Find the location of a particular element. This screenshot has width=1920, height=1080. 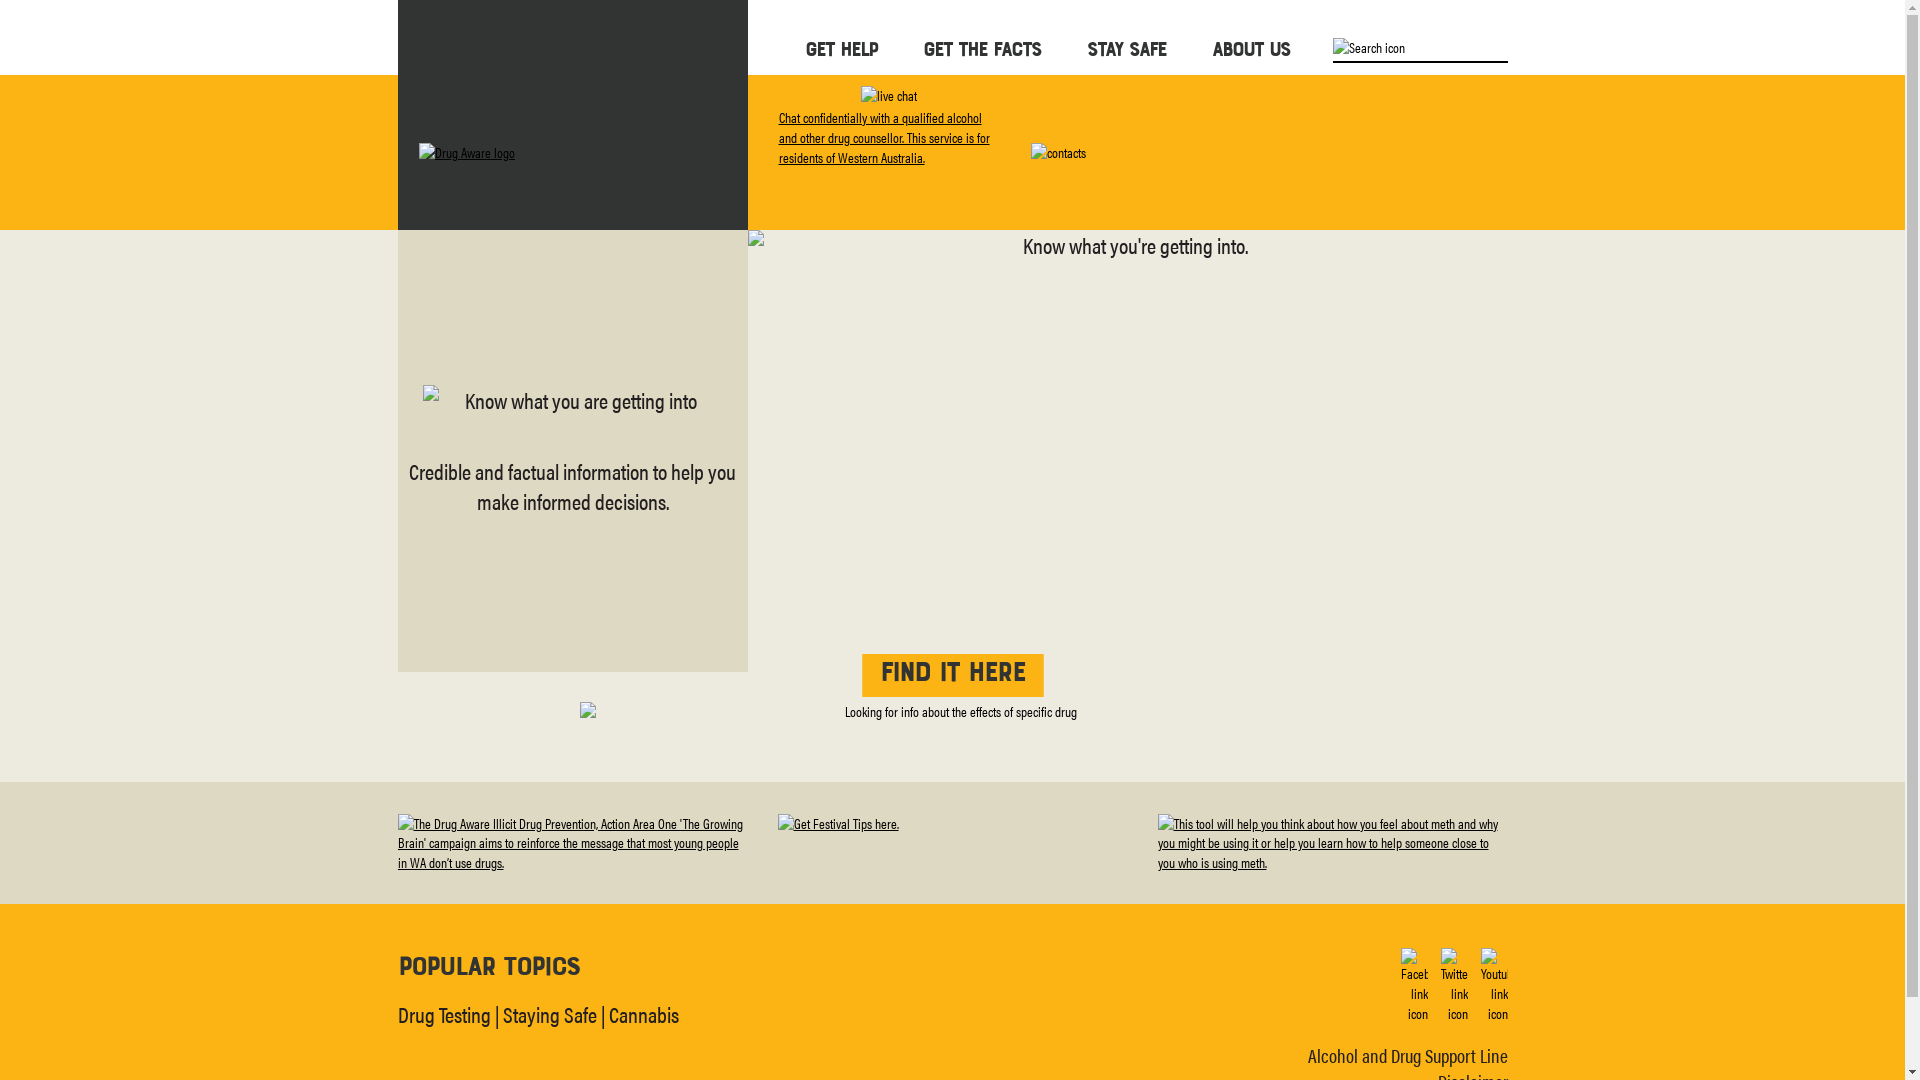

'Cannabis' is located at coordinates (643, 1013).